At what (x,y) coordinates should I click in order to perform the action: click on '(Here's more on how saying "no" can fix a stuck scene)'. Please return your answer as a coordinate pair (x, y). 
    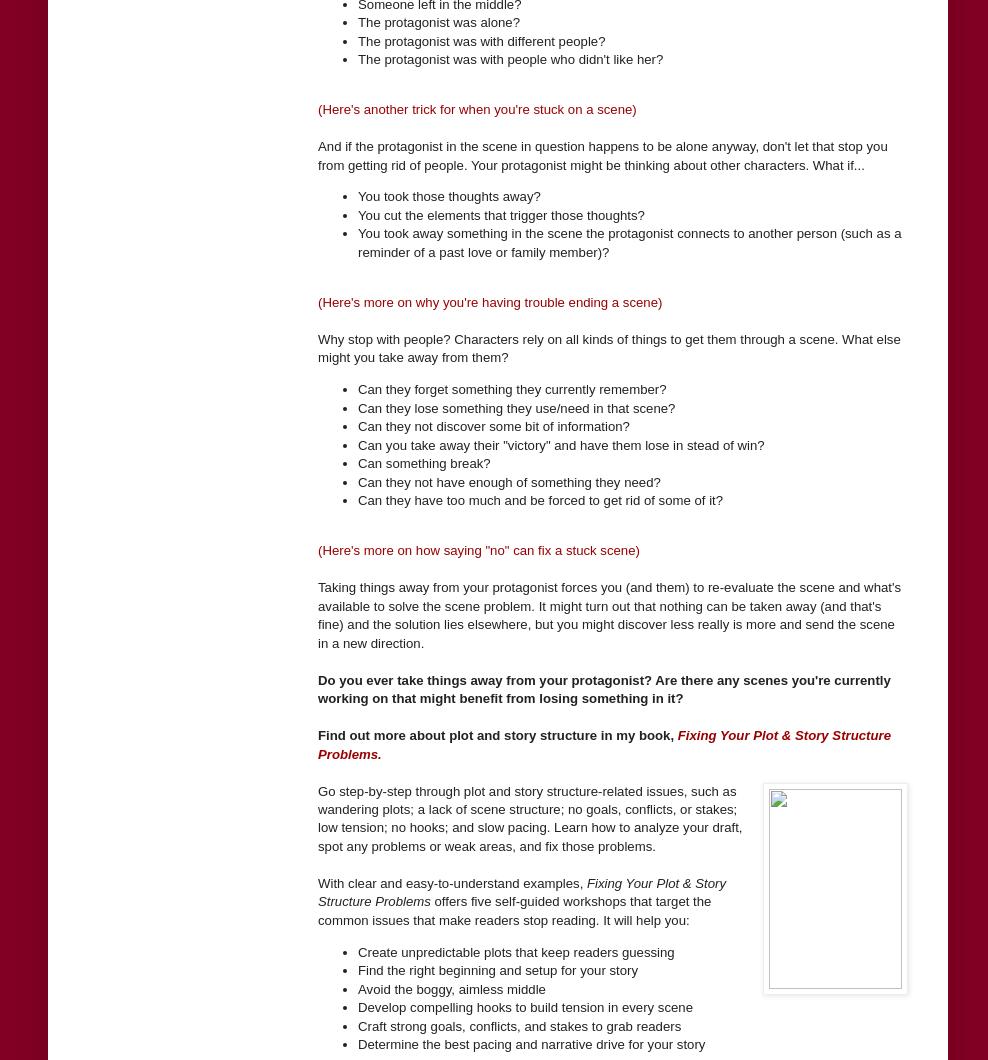
    Looking at the image, I should click on (478, 550).